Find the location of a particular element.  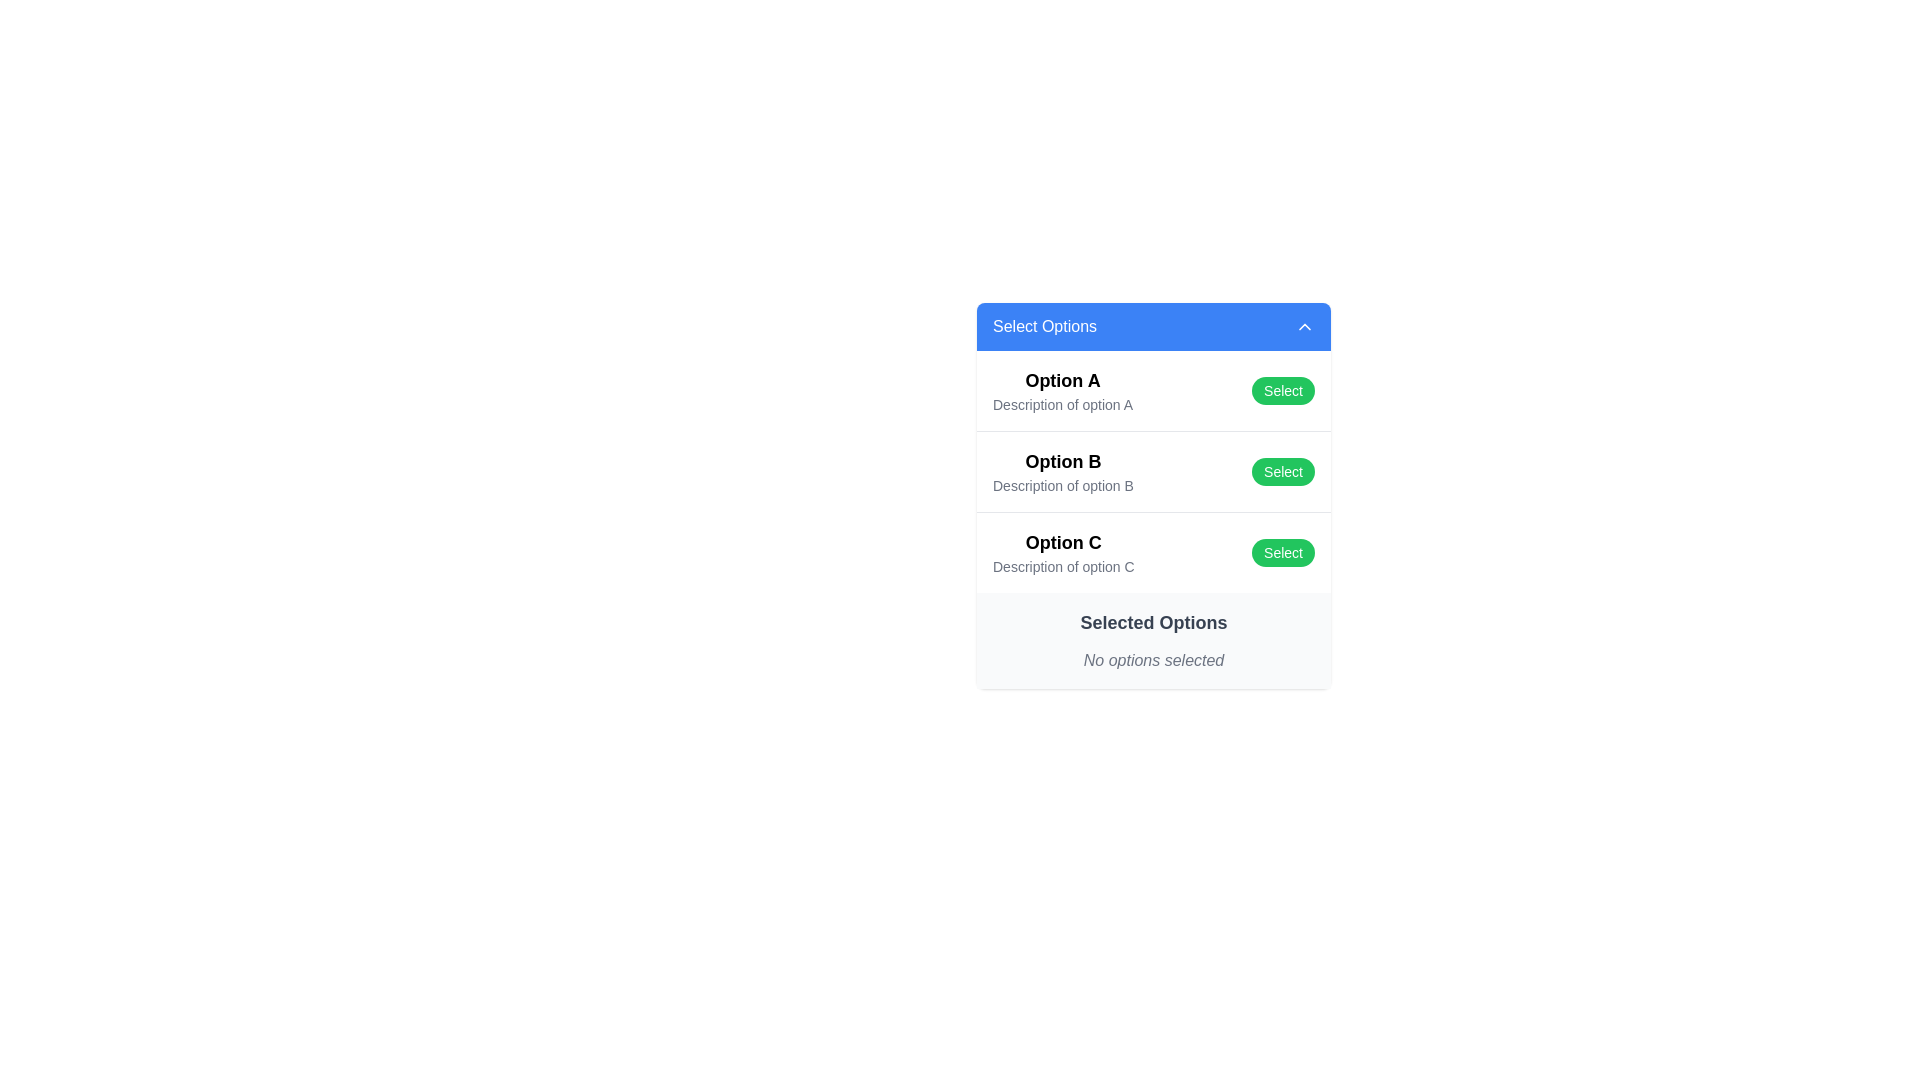

the menu toggle icon located in the header section of the blue area titled 'Select Options' is located at coordinates (1305, 326).